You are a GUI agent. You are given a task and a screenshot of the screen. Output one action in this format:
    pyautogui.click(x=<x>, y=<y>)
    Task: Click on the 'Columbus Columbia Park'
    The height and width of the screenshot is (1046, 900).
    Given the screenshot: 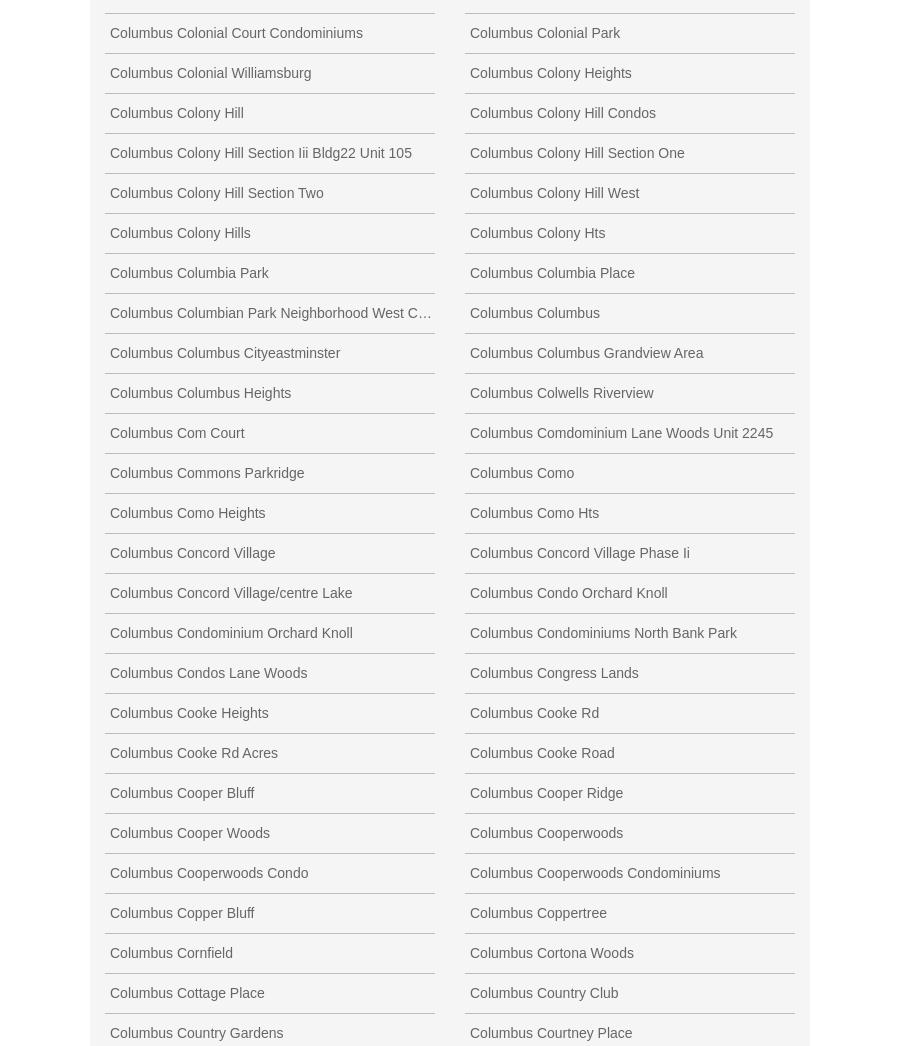 What is the action you would take?
    pyautogui.click(x=108, y=271)
    